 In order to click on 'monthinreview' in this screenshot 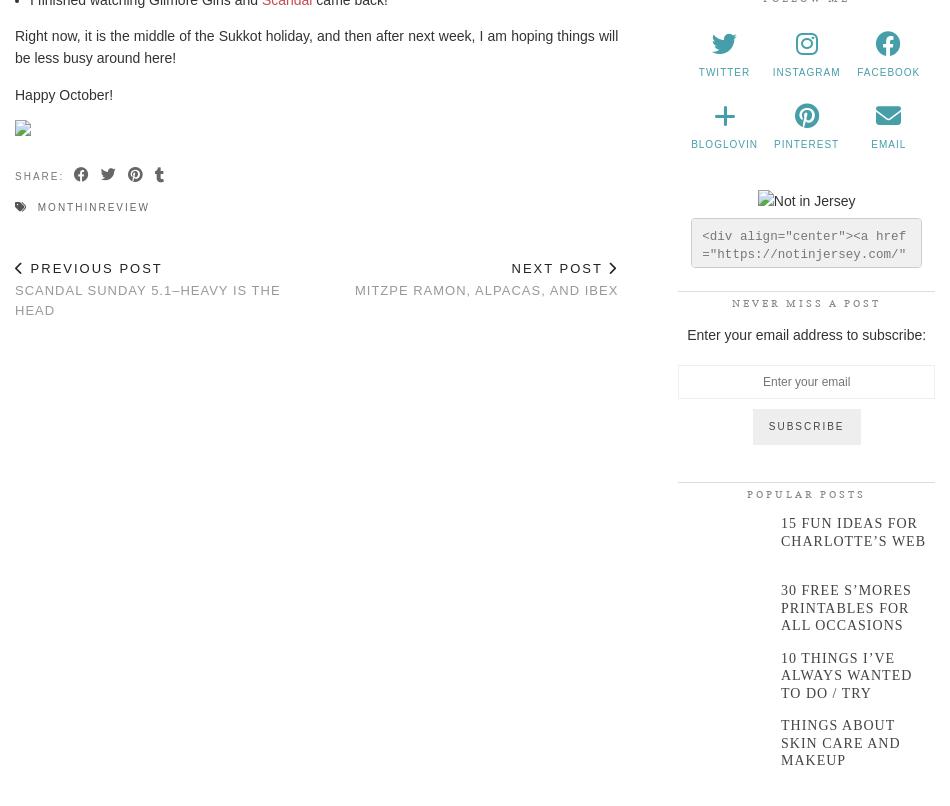, I will do `click(93, 205)`.